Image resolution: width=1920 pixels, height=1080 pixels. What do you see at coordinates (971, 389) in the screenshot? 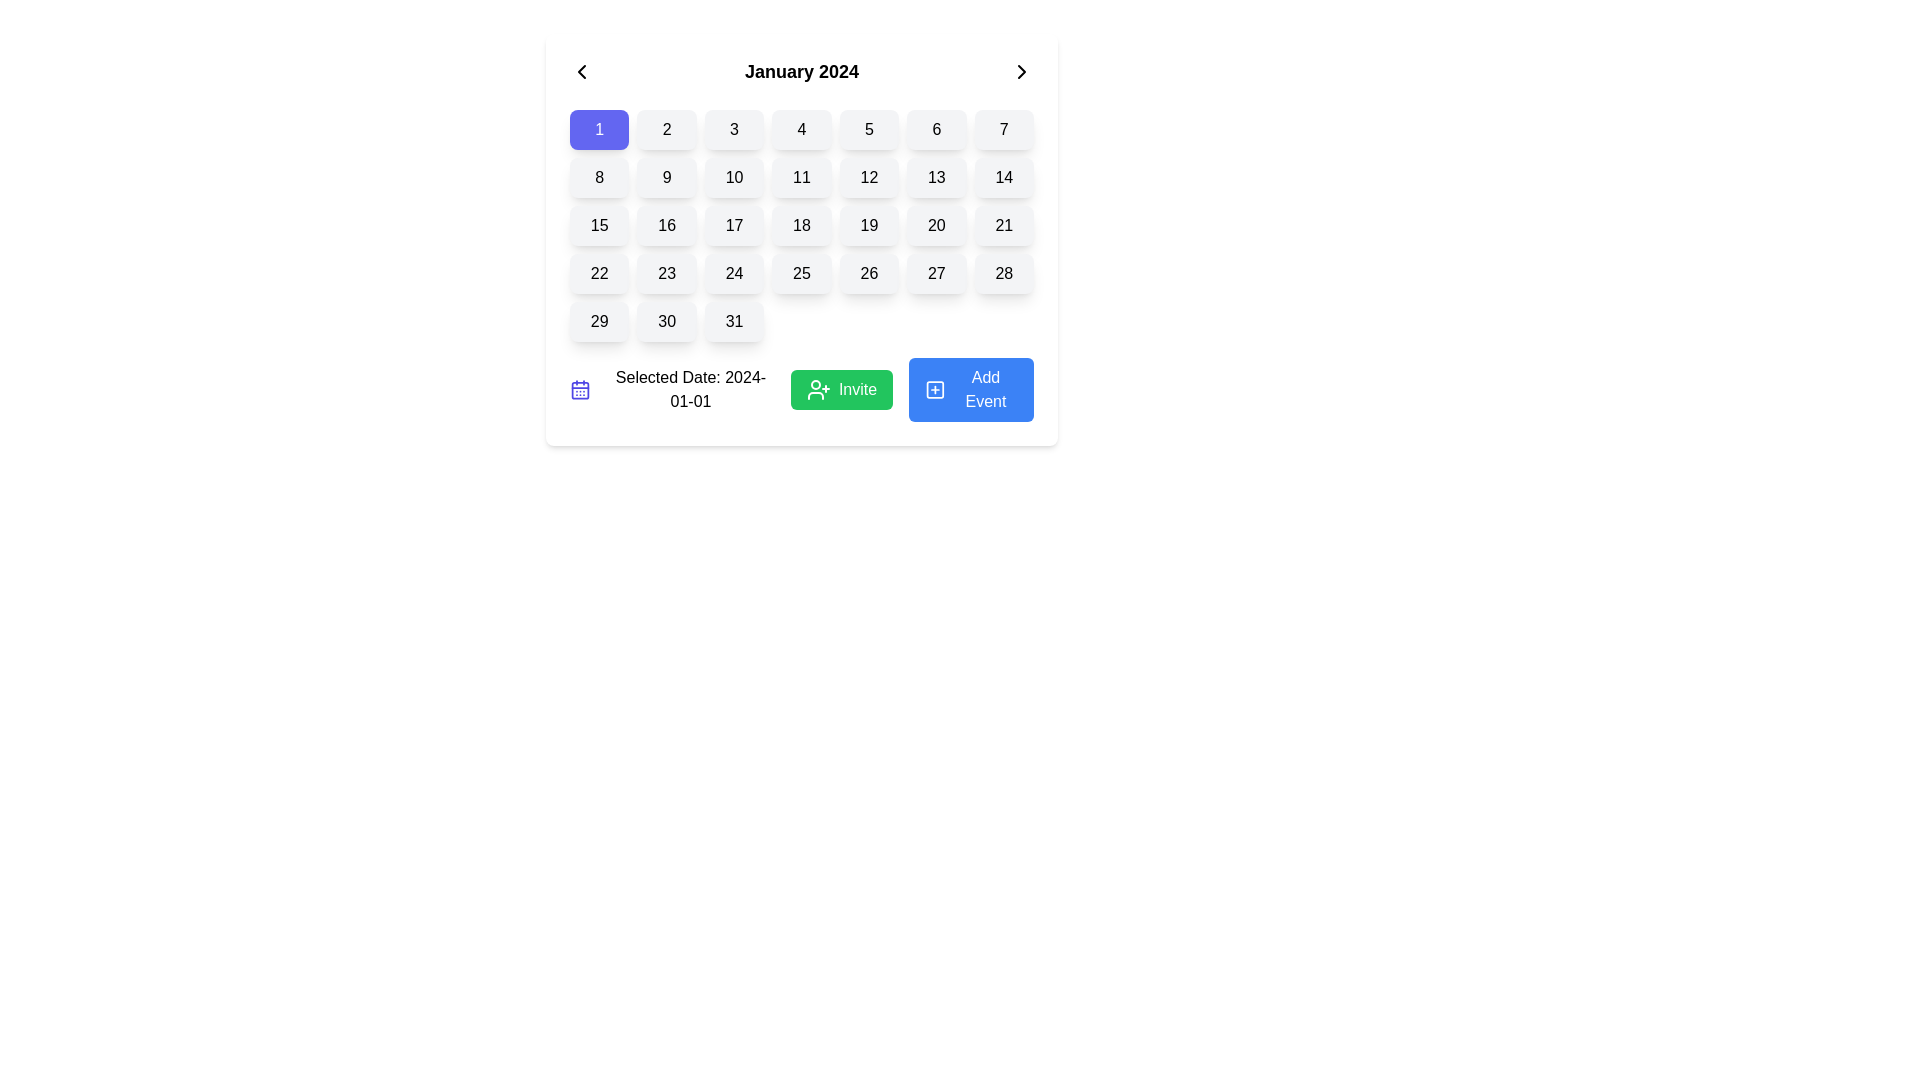
I see `the 'Add Event' button, which has a blue background, white text, and a plus icon` at bounding box center [971, 389].